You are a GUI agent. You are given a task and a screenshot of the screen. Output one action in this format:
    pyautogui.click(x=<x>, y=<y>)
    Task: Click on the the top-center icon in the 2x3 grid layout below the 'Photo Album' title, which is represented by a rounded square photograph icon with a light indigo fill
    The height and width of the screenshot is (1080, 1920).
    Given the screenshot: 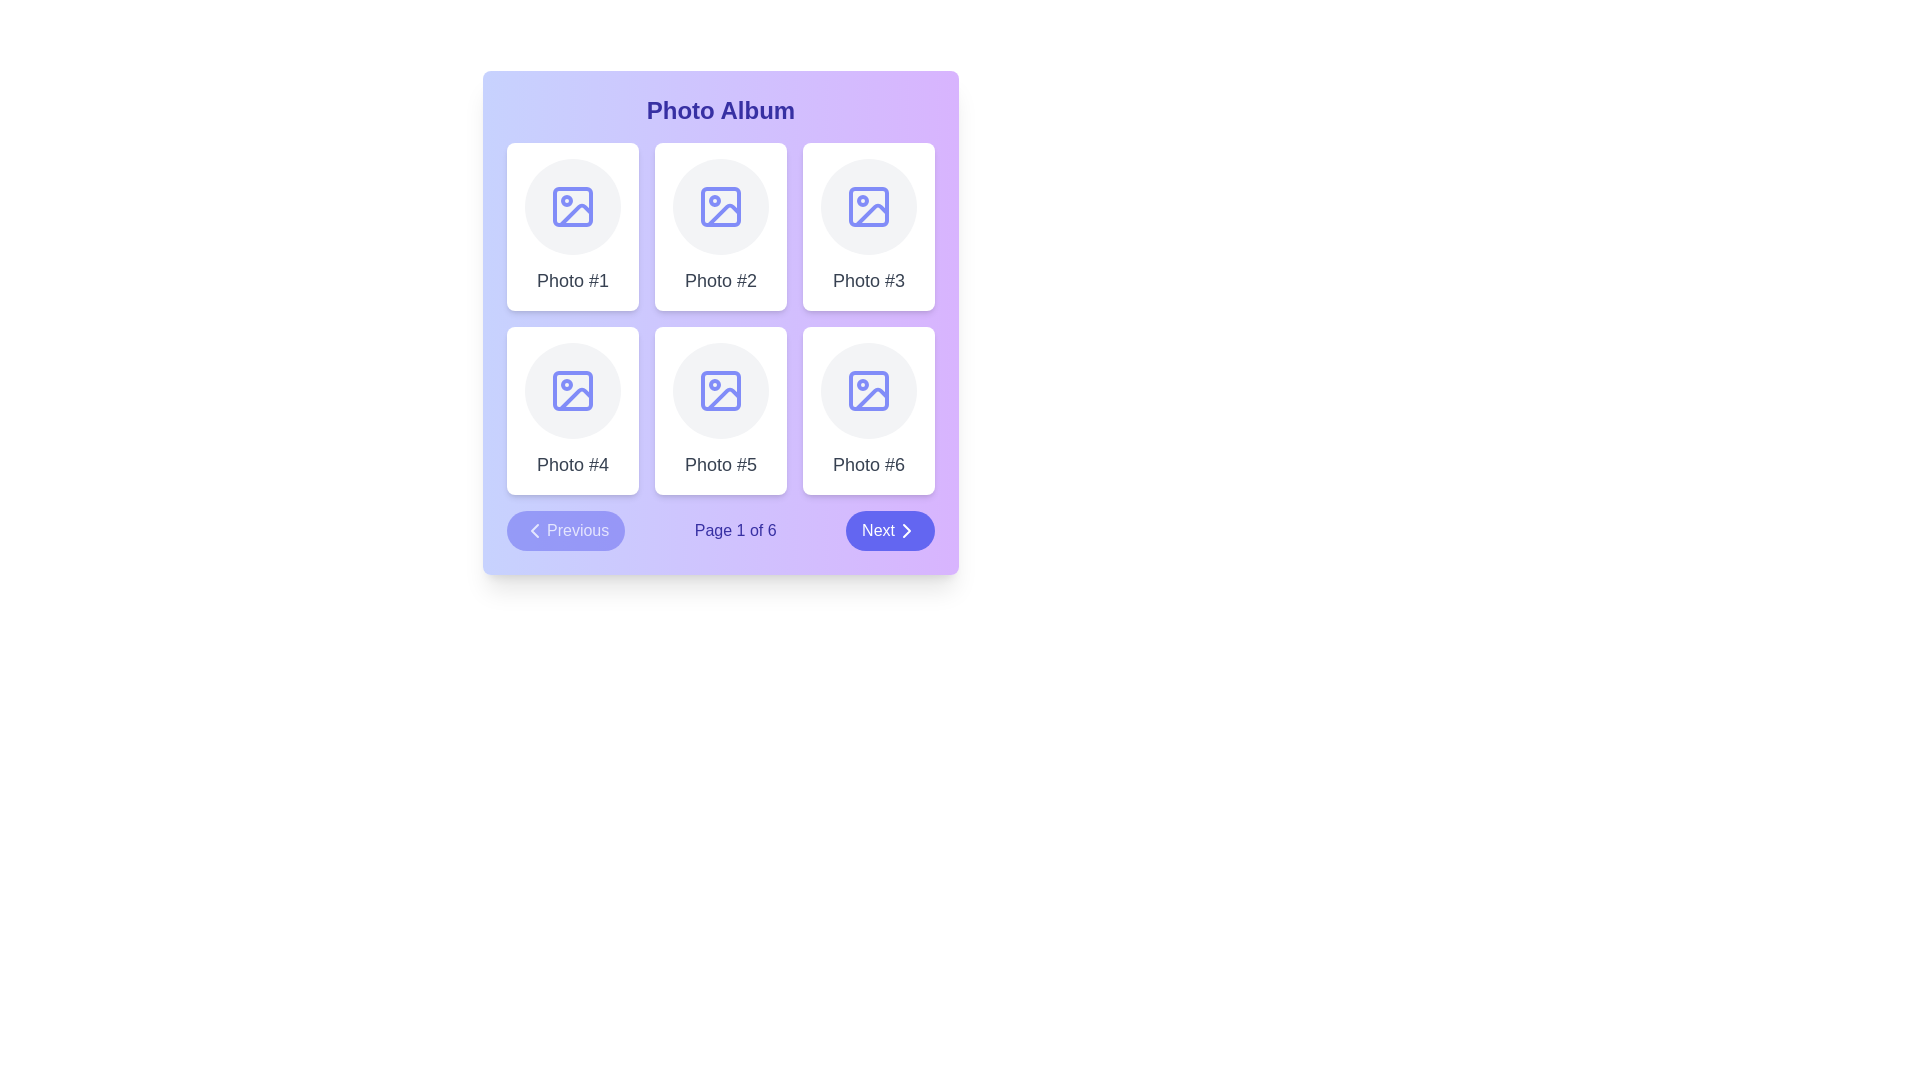 What is the action you would take?
    pyautogui.click(x=720, y=207)
    